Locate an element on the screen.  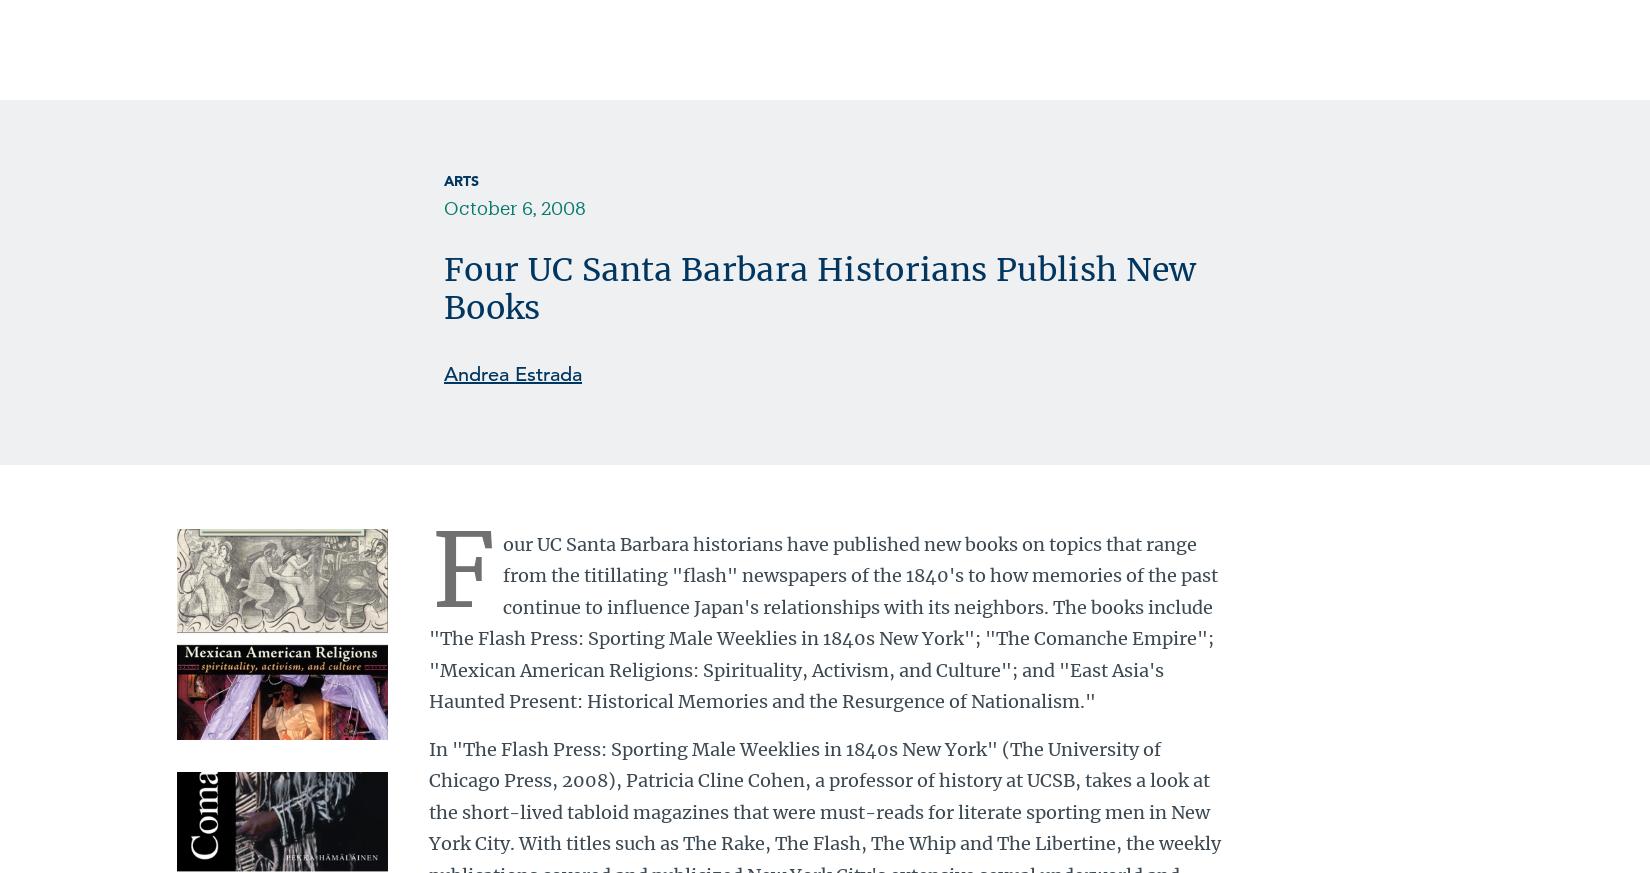
'"Mexican American Religions: Spirituality, Activism, and Culture"' is located at coordinates (719, 475).